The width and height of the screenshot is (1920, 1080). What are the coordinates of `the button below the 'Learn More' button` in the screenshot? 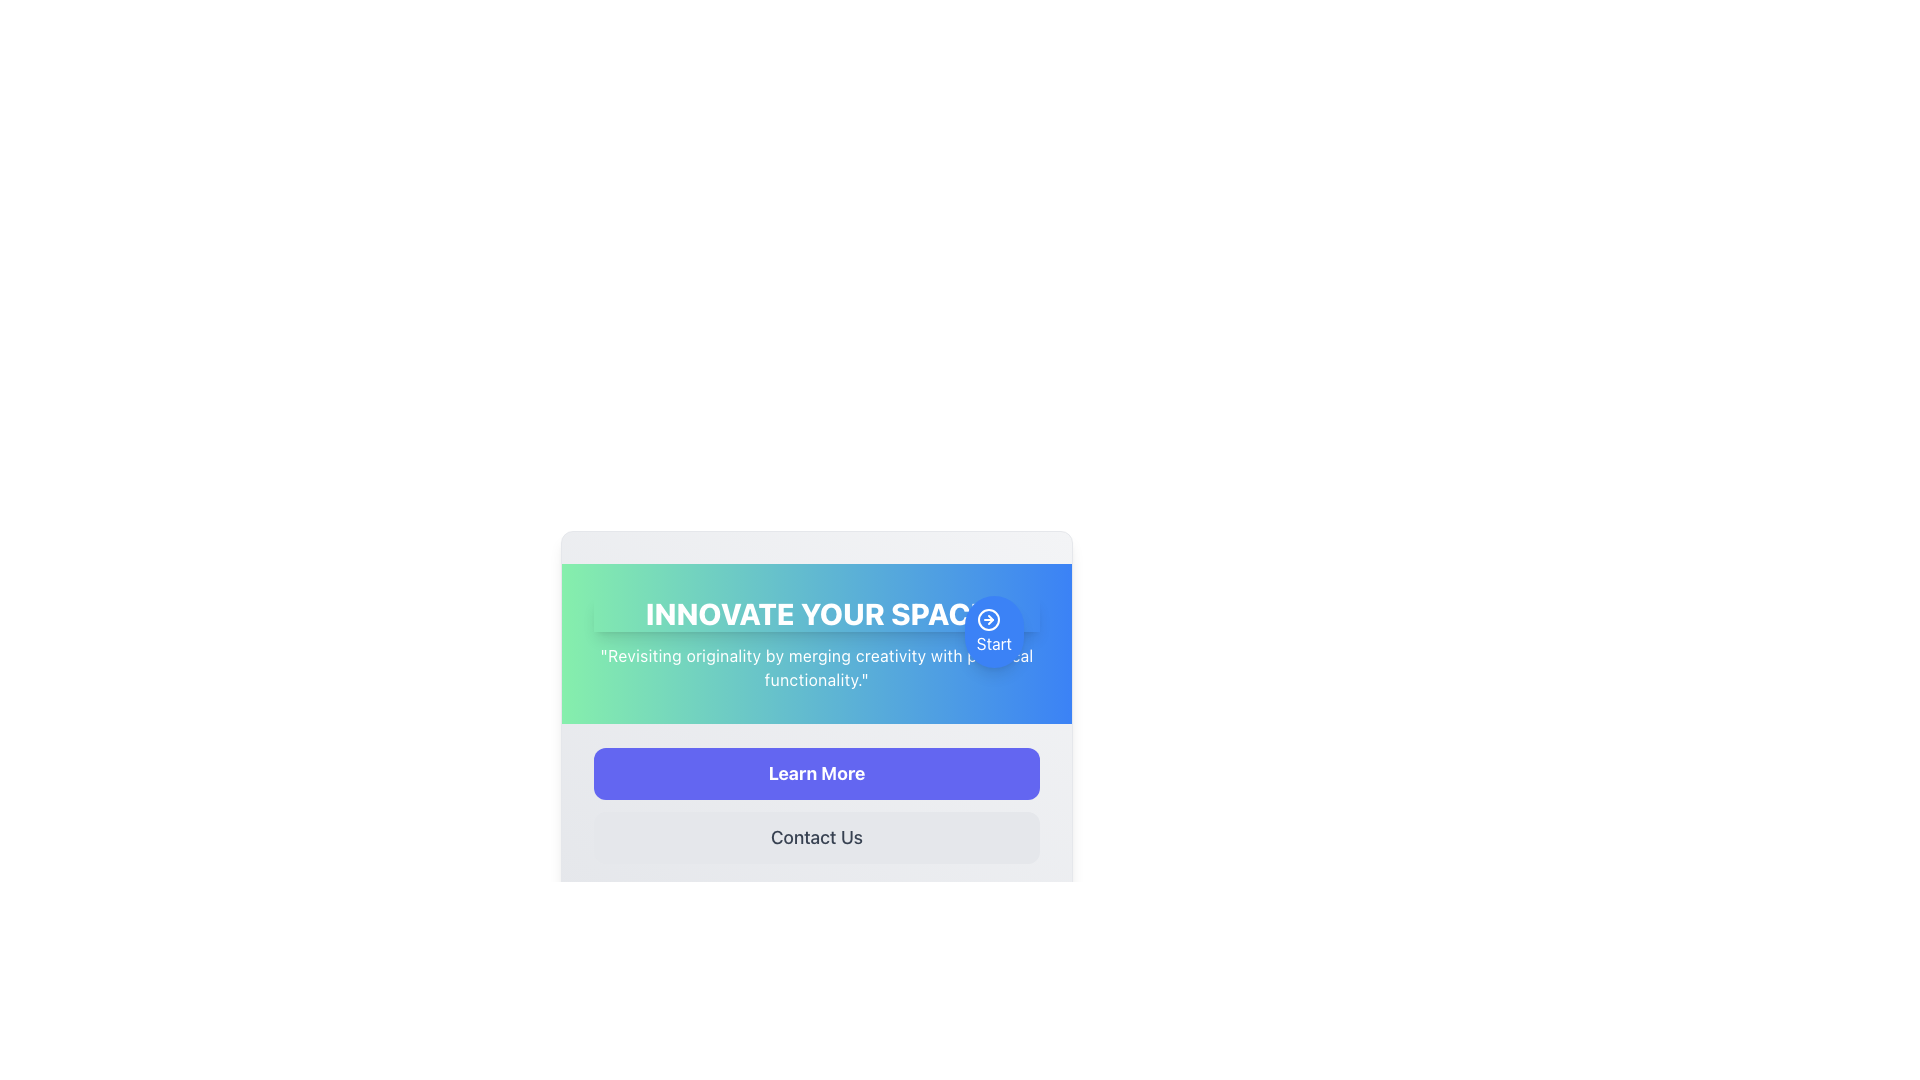 It's located at (816, 837).